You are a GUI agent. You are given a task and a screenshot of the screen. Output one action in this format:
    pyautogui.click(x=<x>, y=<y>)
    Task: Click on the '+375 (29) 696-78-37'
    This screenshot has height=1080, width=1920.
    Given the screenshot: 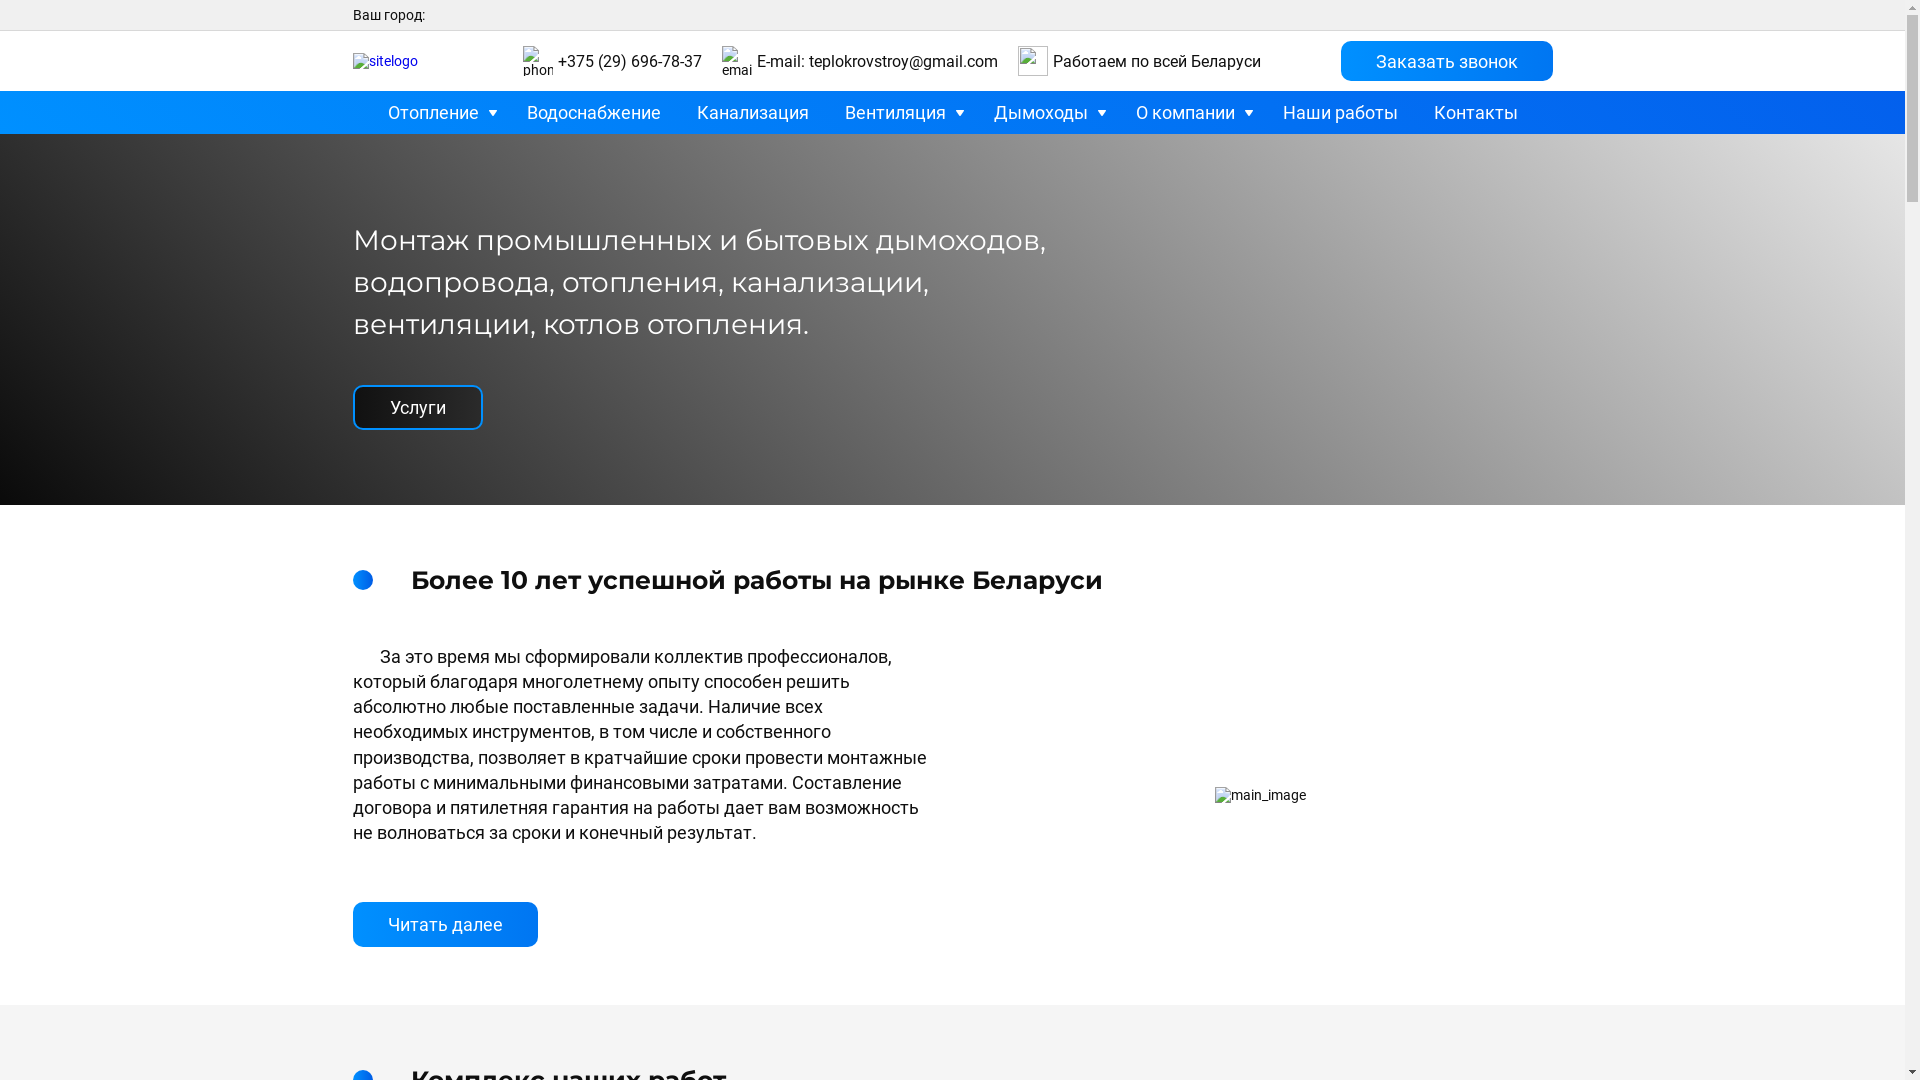 What is the action you would take?
    pyautogui.click(x=557, y=60)
    